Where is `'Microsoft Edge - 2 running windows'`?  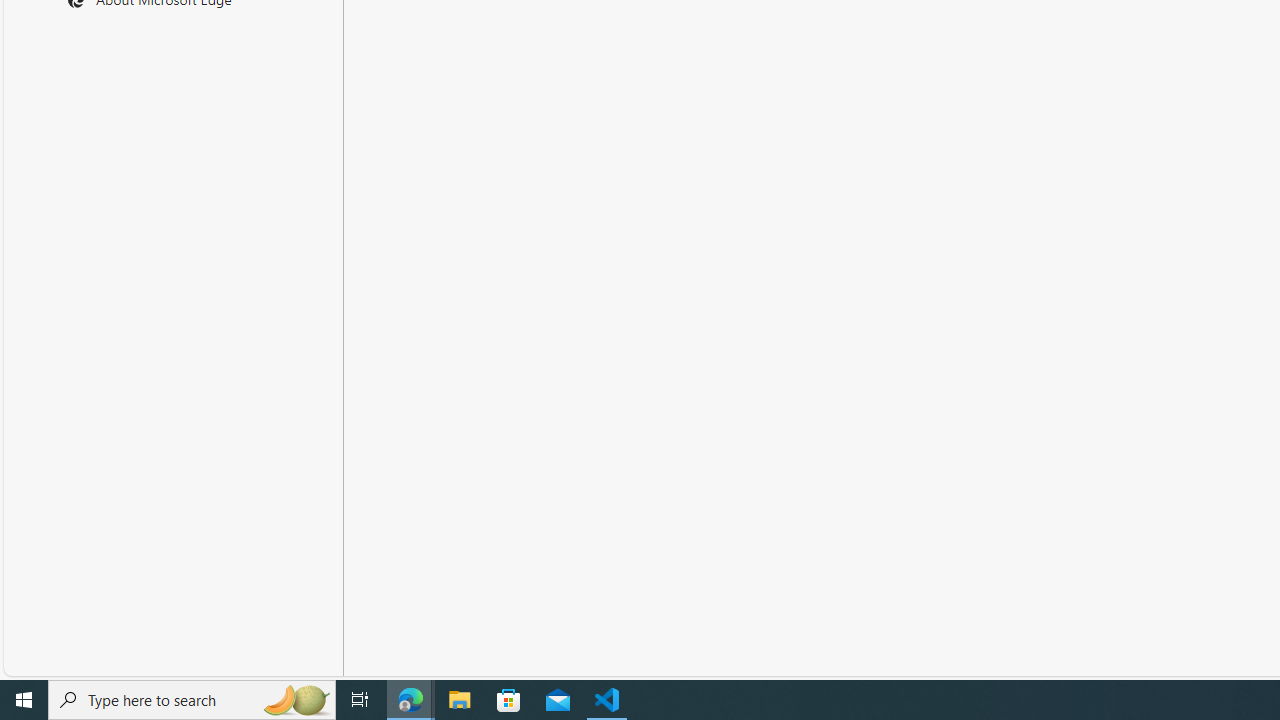
'Microsoft Edge - 2 running windows' is located at coordinates (410, 698).